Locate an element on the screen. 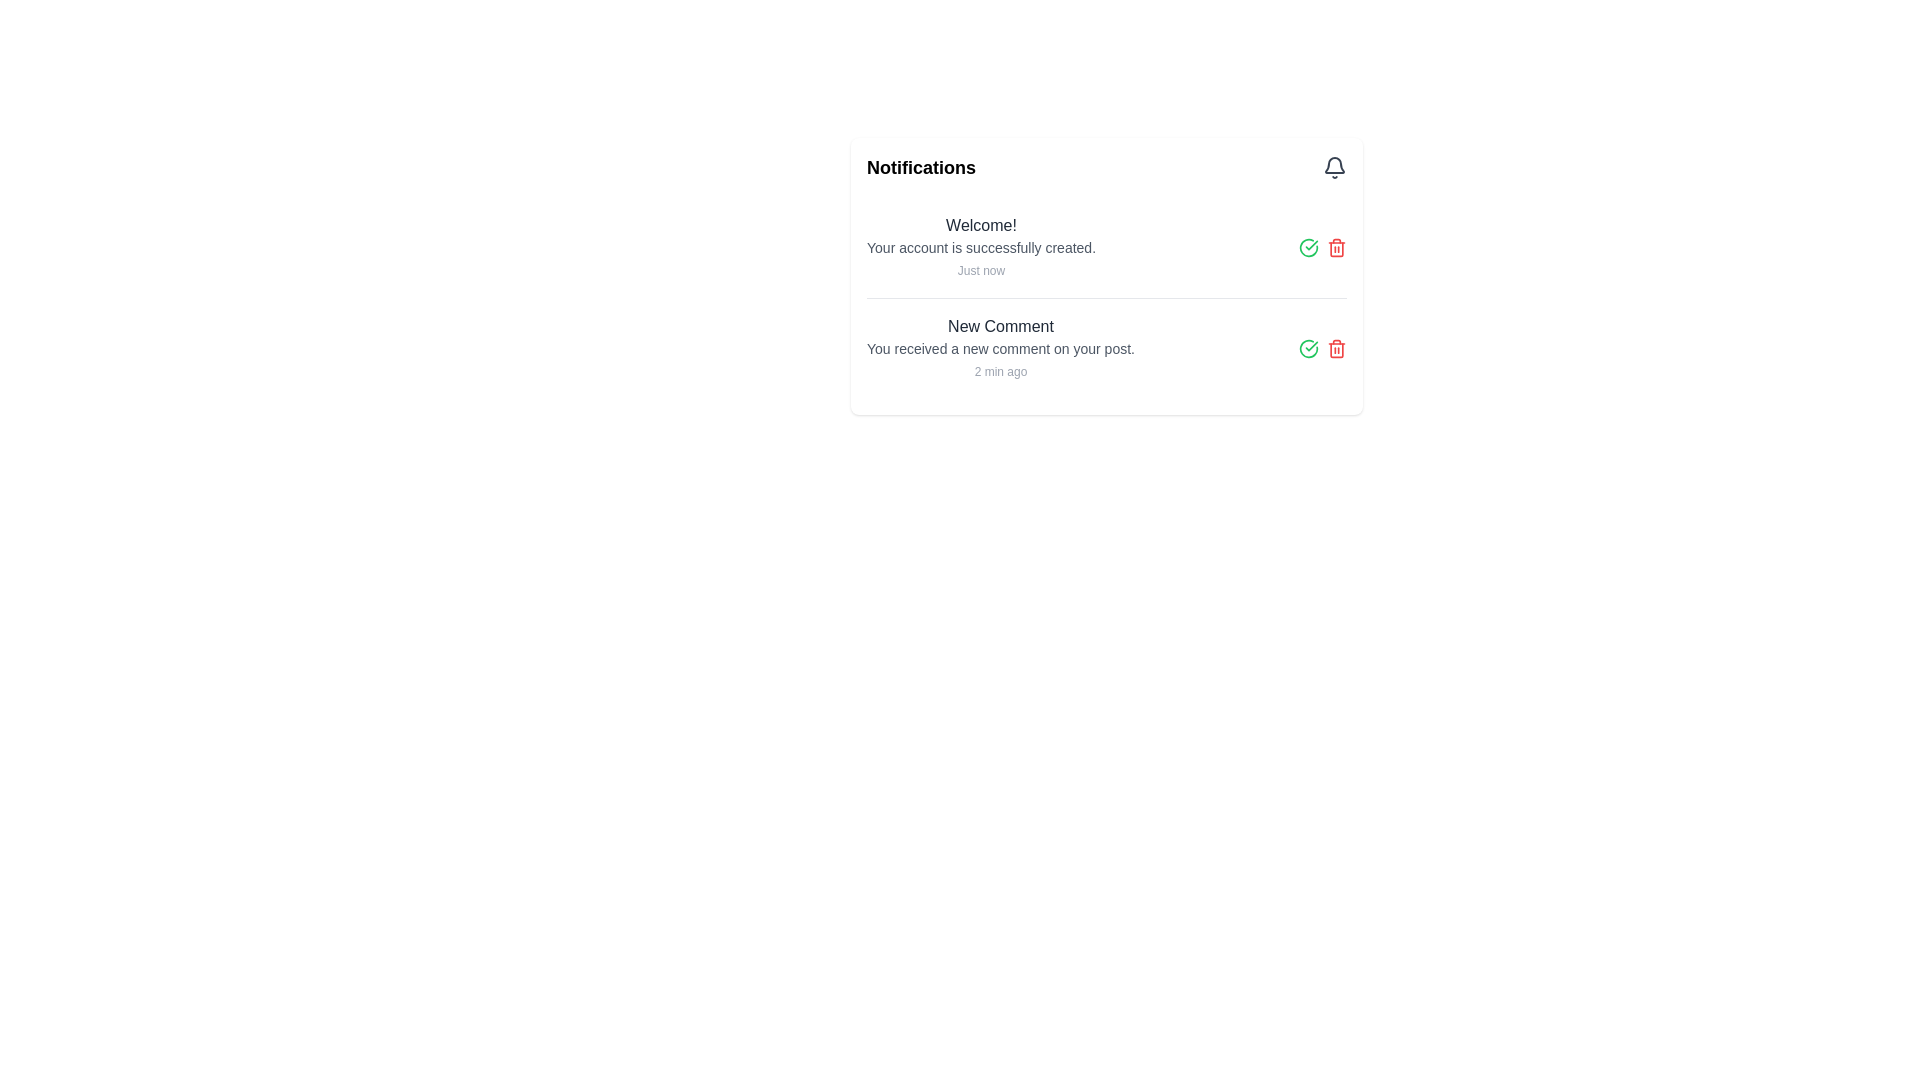 Image resolution: width=1920 pixels, height=1080 pixels. the red trash can button in the top notification row is located at coordinates (1337, 246).